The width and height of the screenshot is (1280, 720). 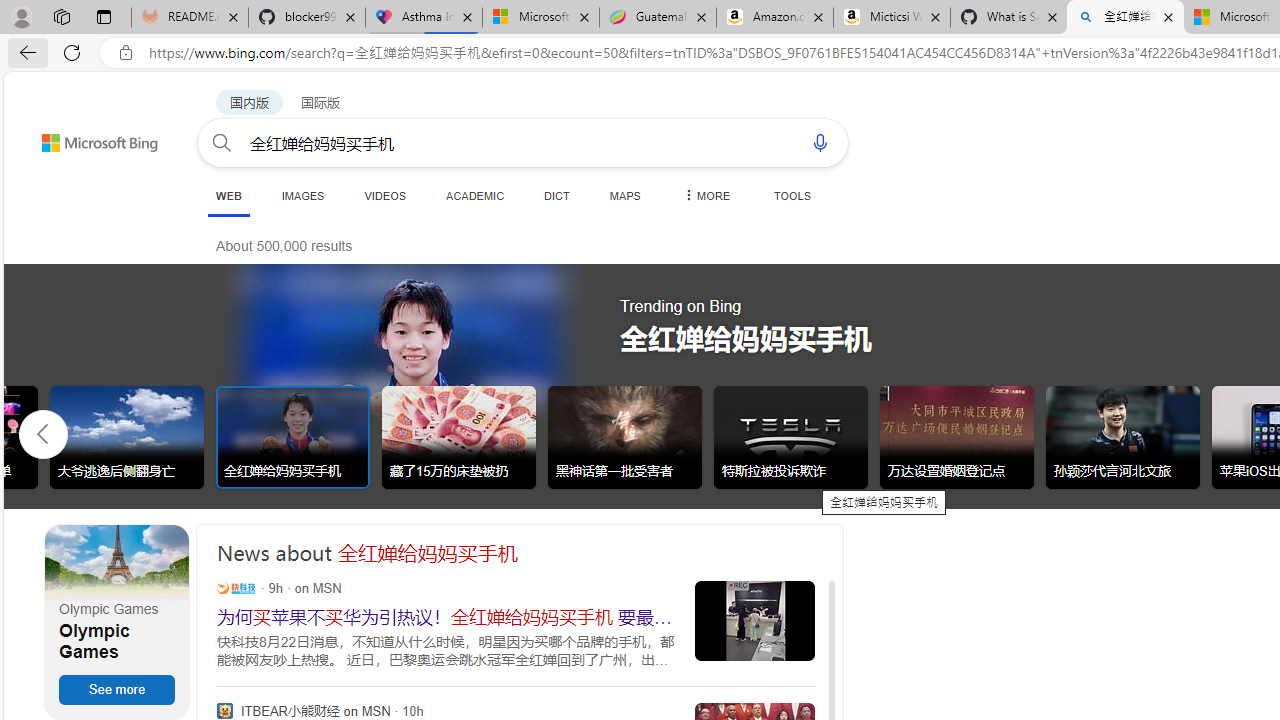 I want to click on 'Asthma Inhalers: Names and Types', so click(x=423, y=17).